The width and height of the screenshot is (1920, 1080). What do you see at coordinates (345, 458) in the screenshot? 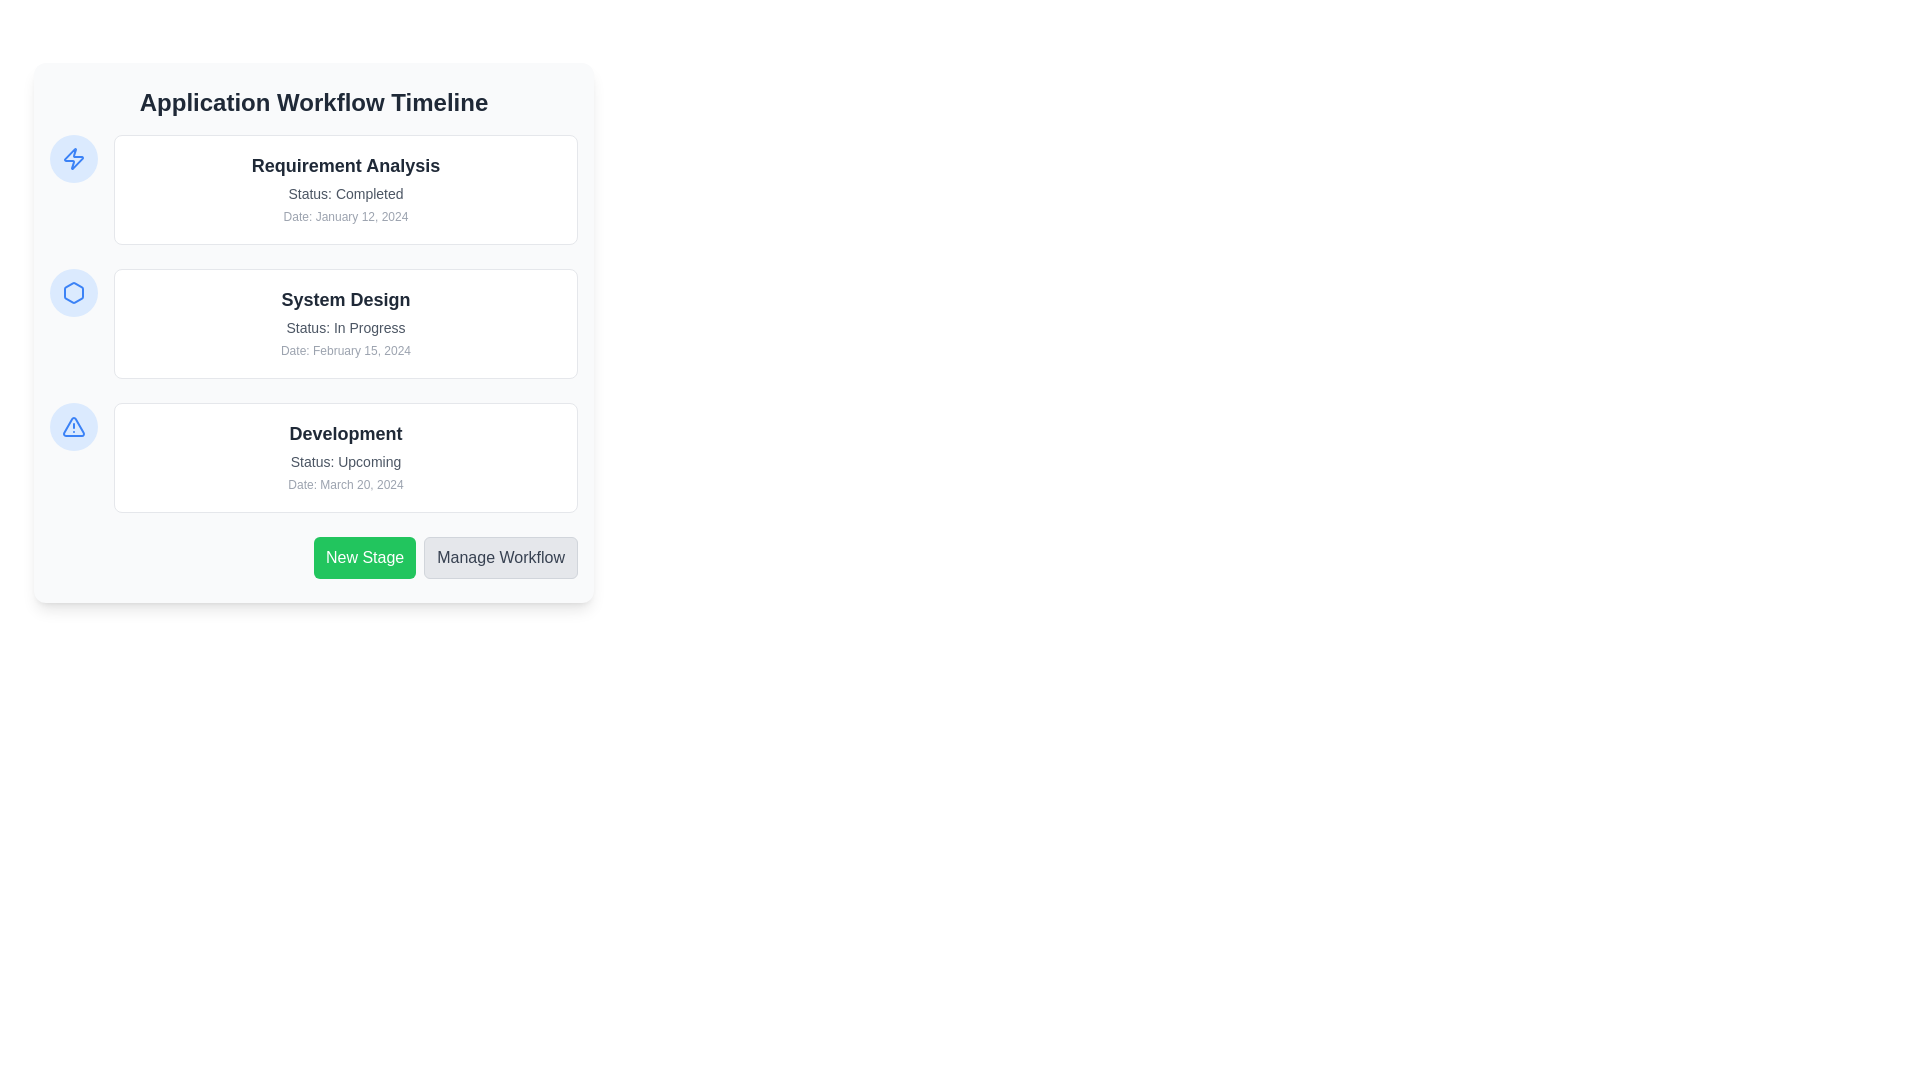
I see `the Informational card displaying 'Development' with a white background and gray border, which is the third card in the list` at bounding box center [345, 458].